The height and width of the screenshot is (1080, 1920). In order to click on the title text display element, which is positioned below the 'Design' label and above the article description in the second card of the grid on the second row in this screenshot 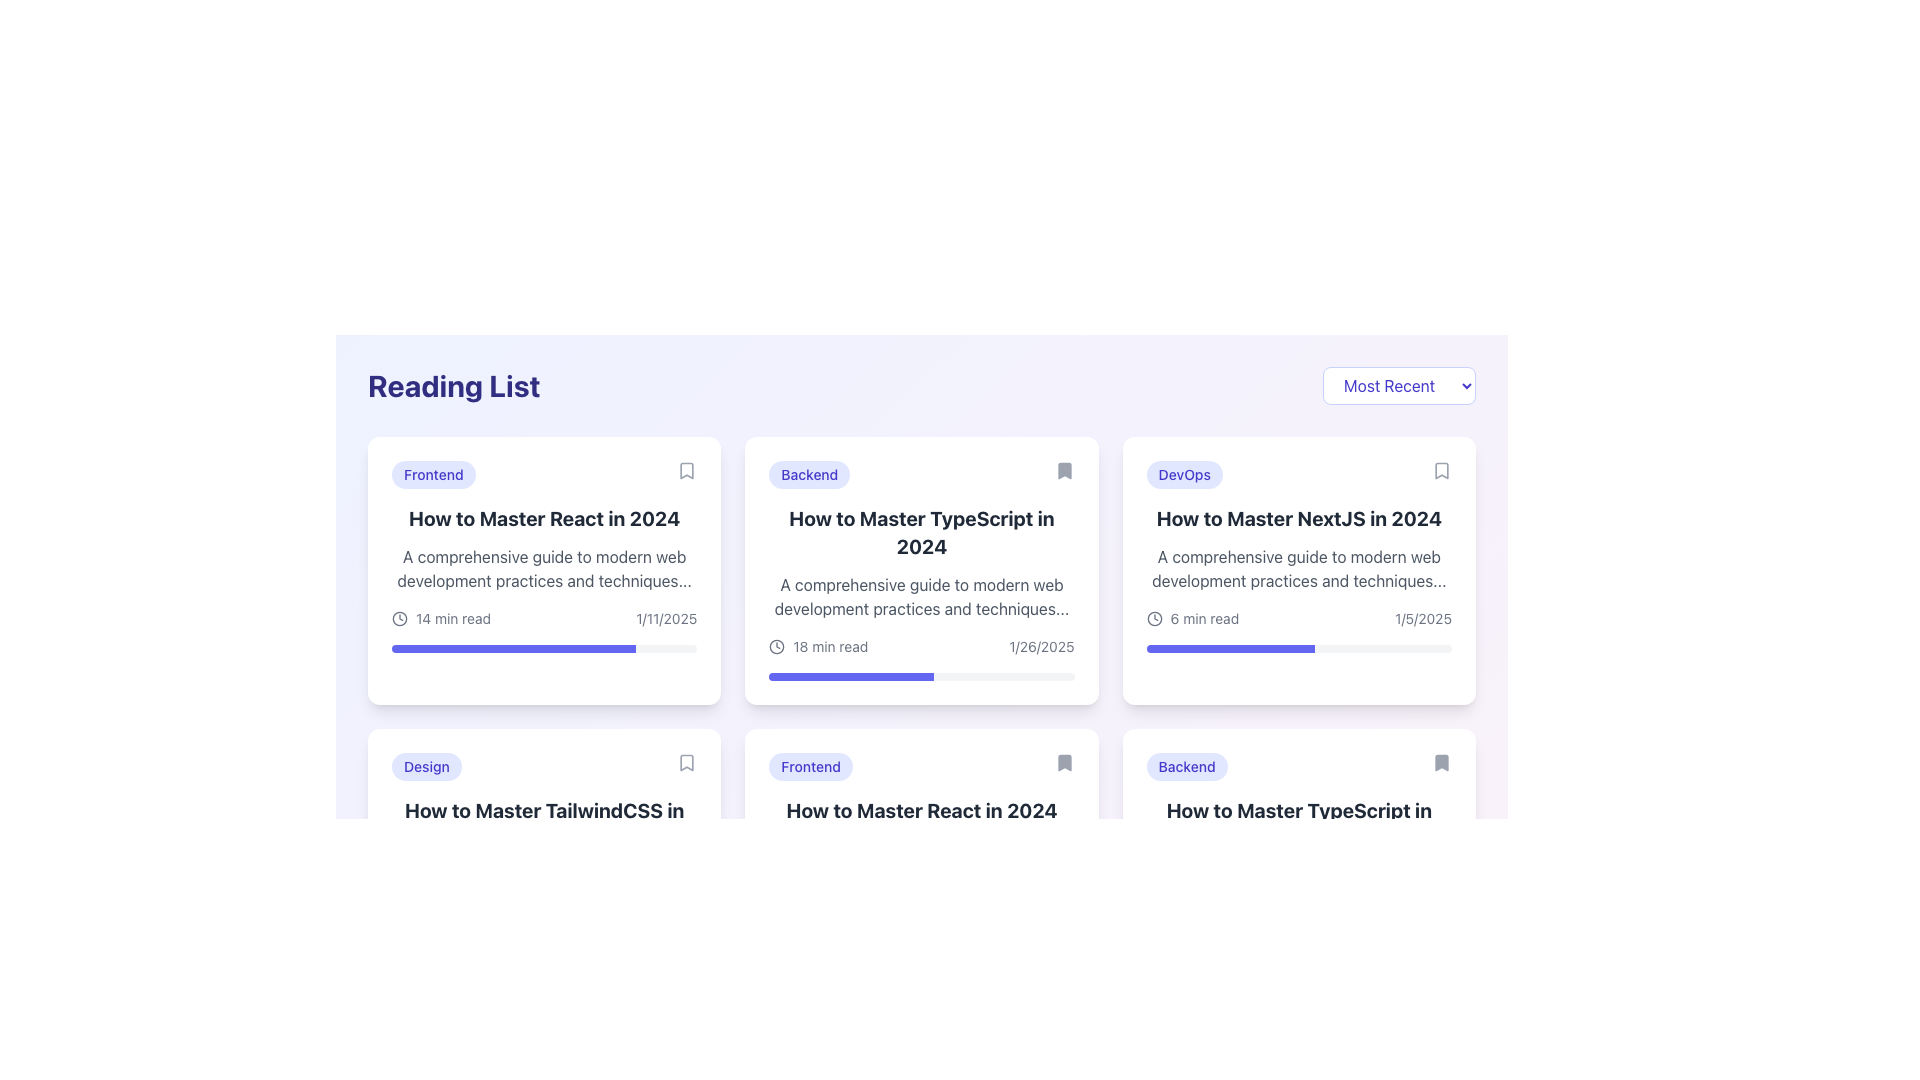, I will do `click(544, 825)`.